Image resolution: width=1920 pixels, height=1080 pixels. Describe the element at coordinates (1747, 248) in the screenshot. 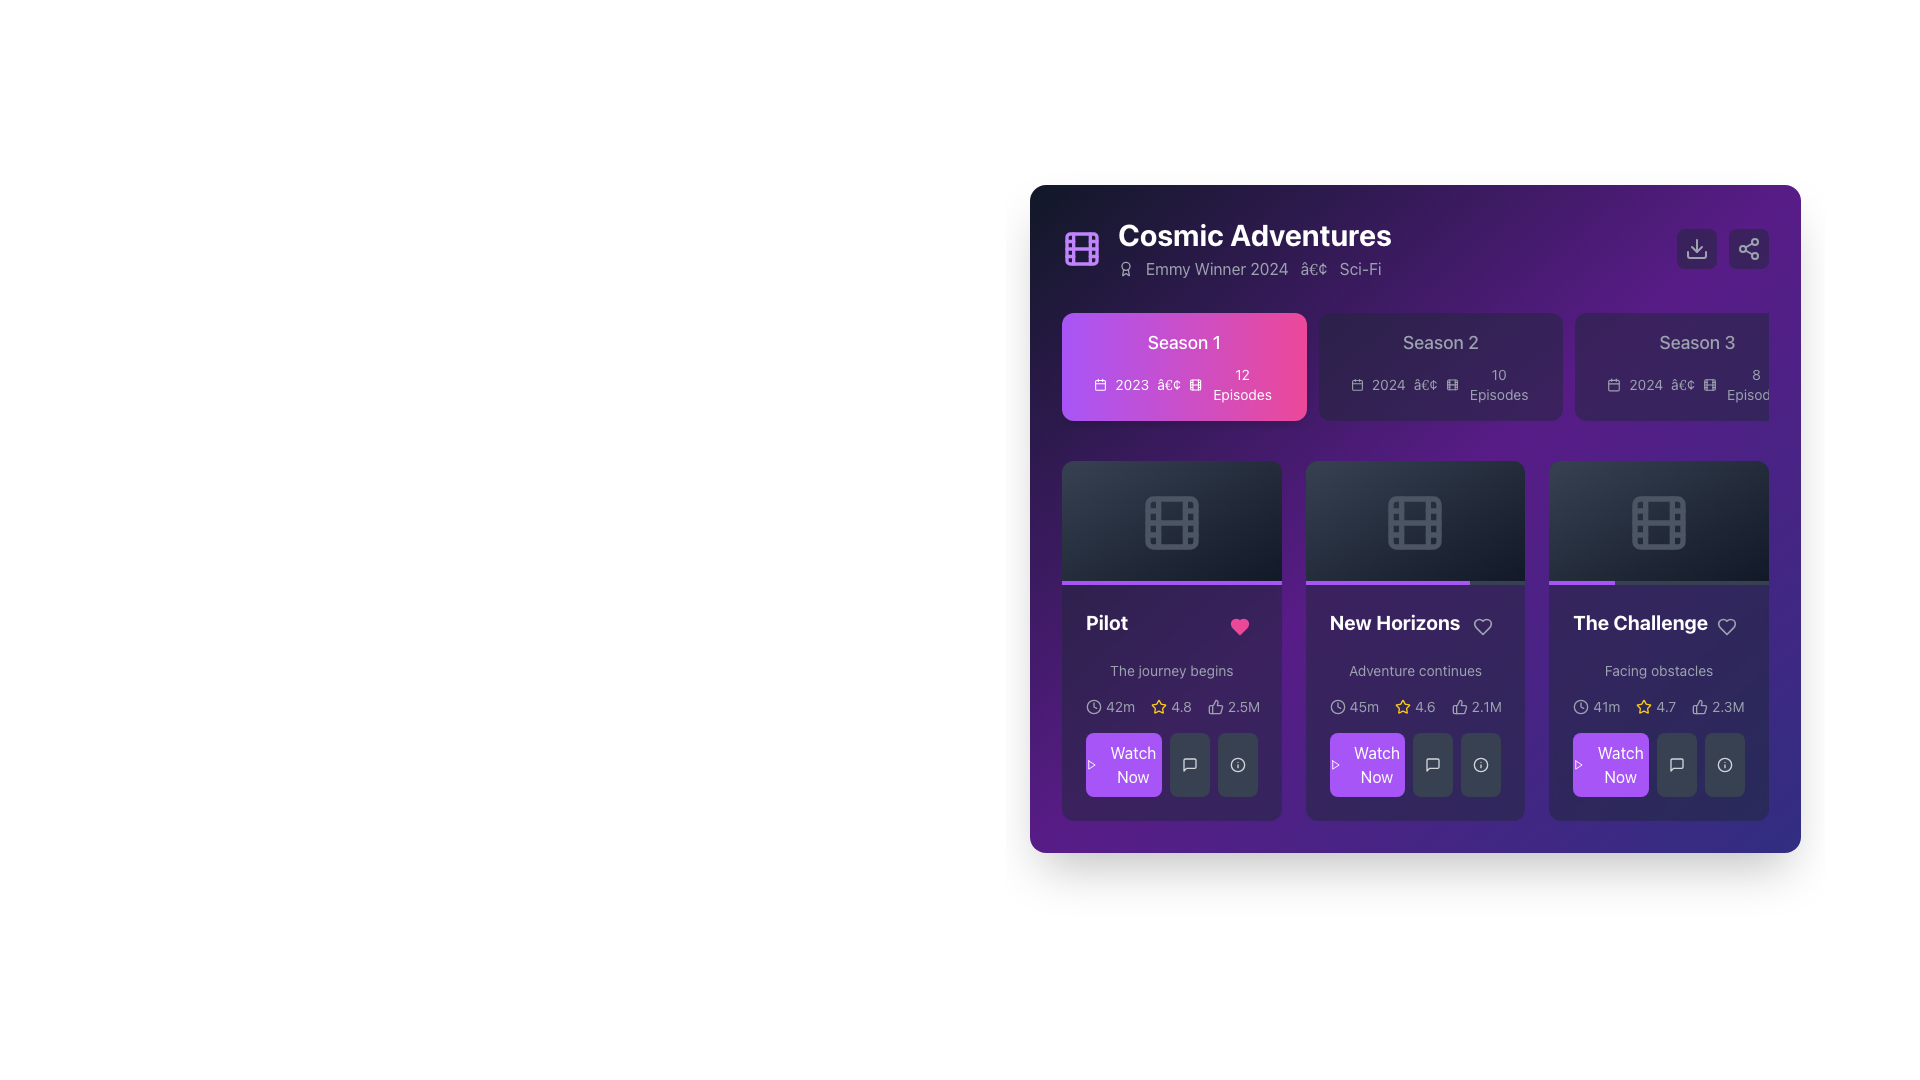

I see `the share icon button located in the top-right corner of the interface, which is a rounded rectangle button with a gray background` at that location.